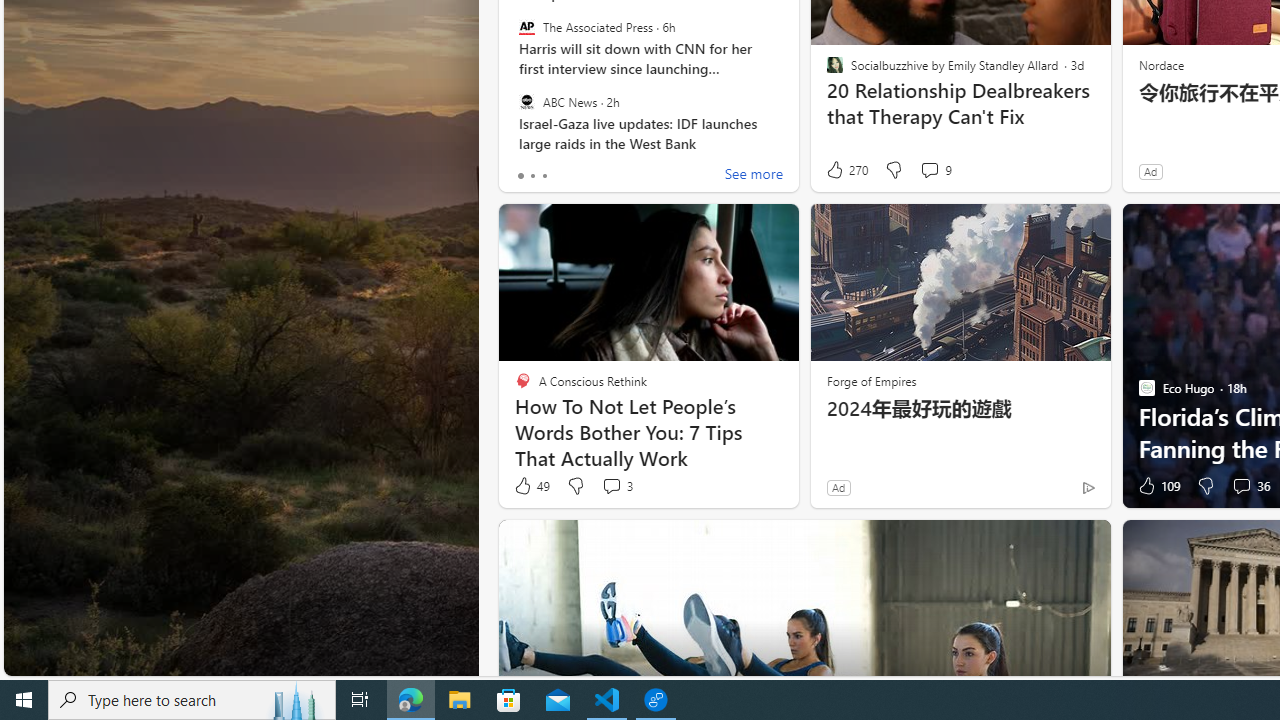  I want to click on '49 Like', so click(531, 486).